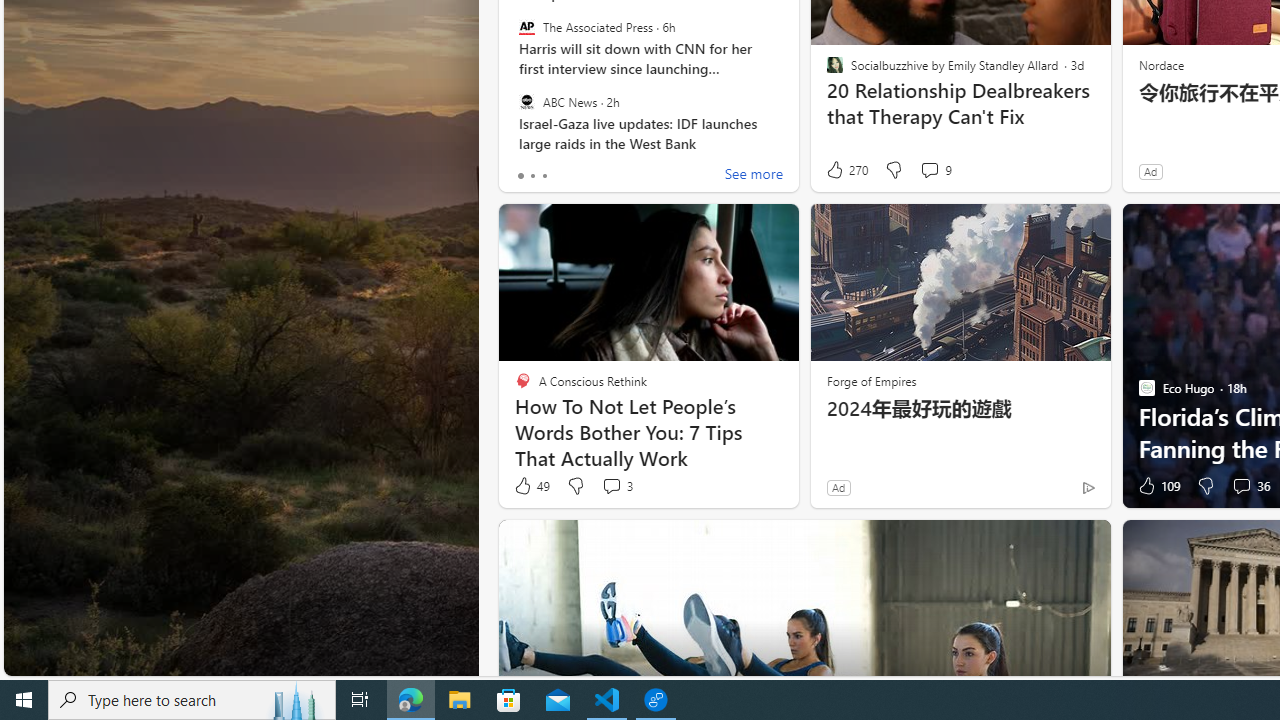  I want to click on '49 Like', so click(531, 486).